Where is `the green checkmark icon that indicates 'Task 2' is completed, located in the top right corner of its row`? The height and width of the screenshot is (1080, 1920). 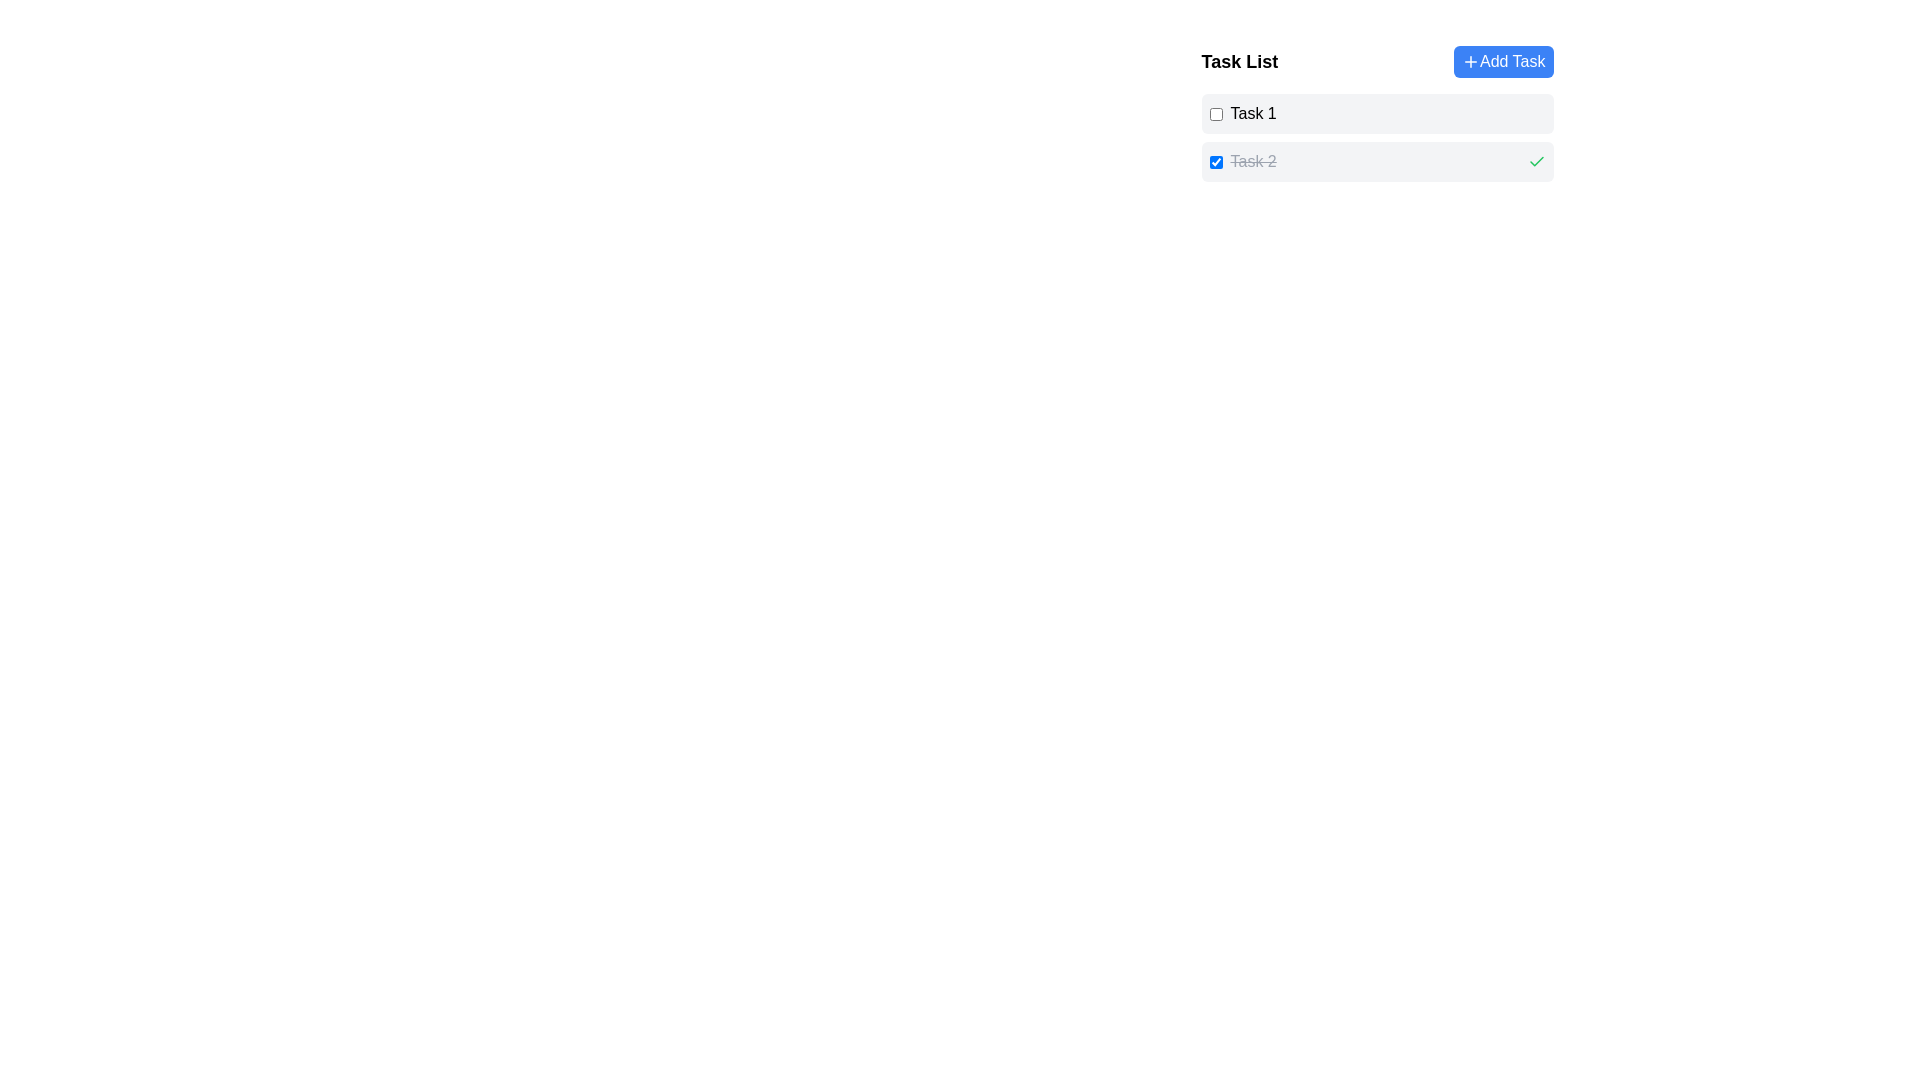
the green checkmark icon that indicates 'Task 2' is completed, located in the top right corner of its row is located at coordinates (1535, 161).